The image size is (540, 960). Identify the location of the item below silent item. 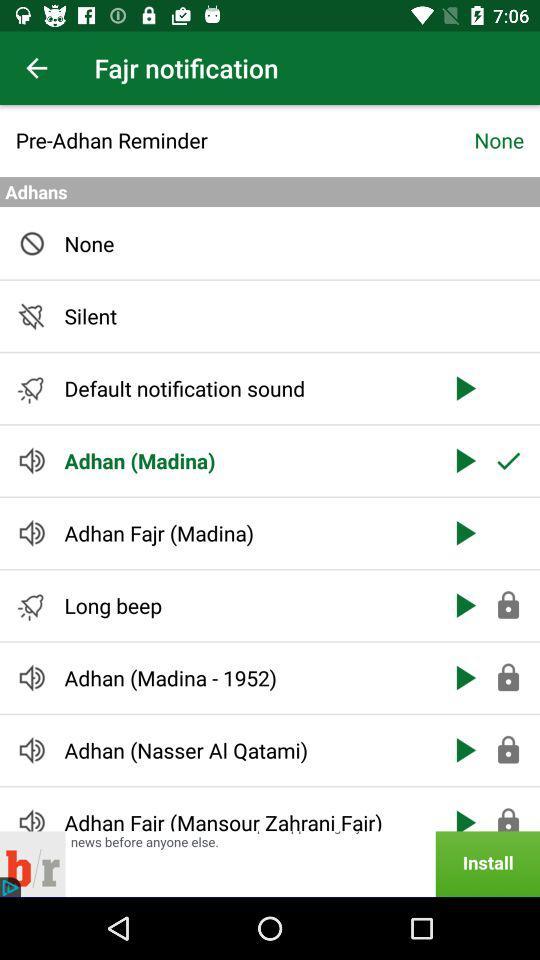
(245, 387).